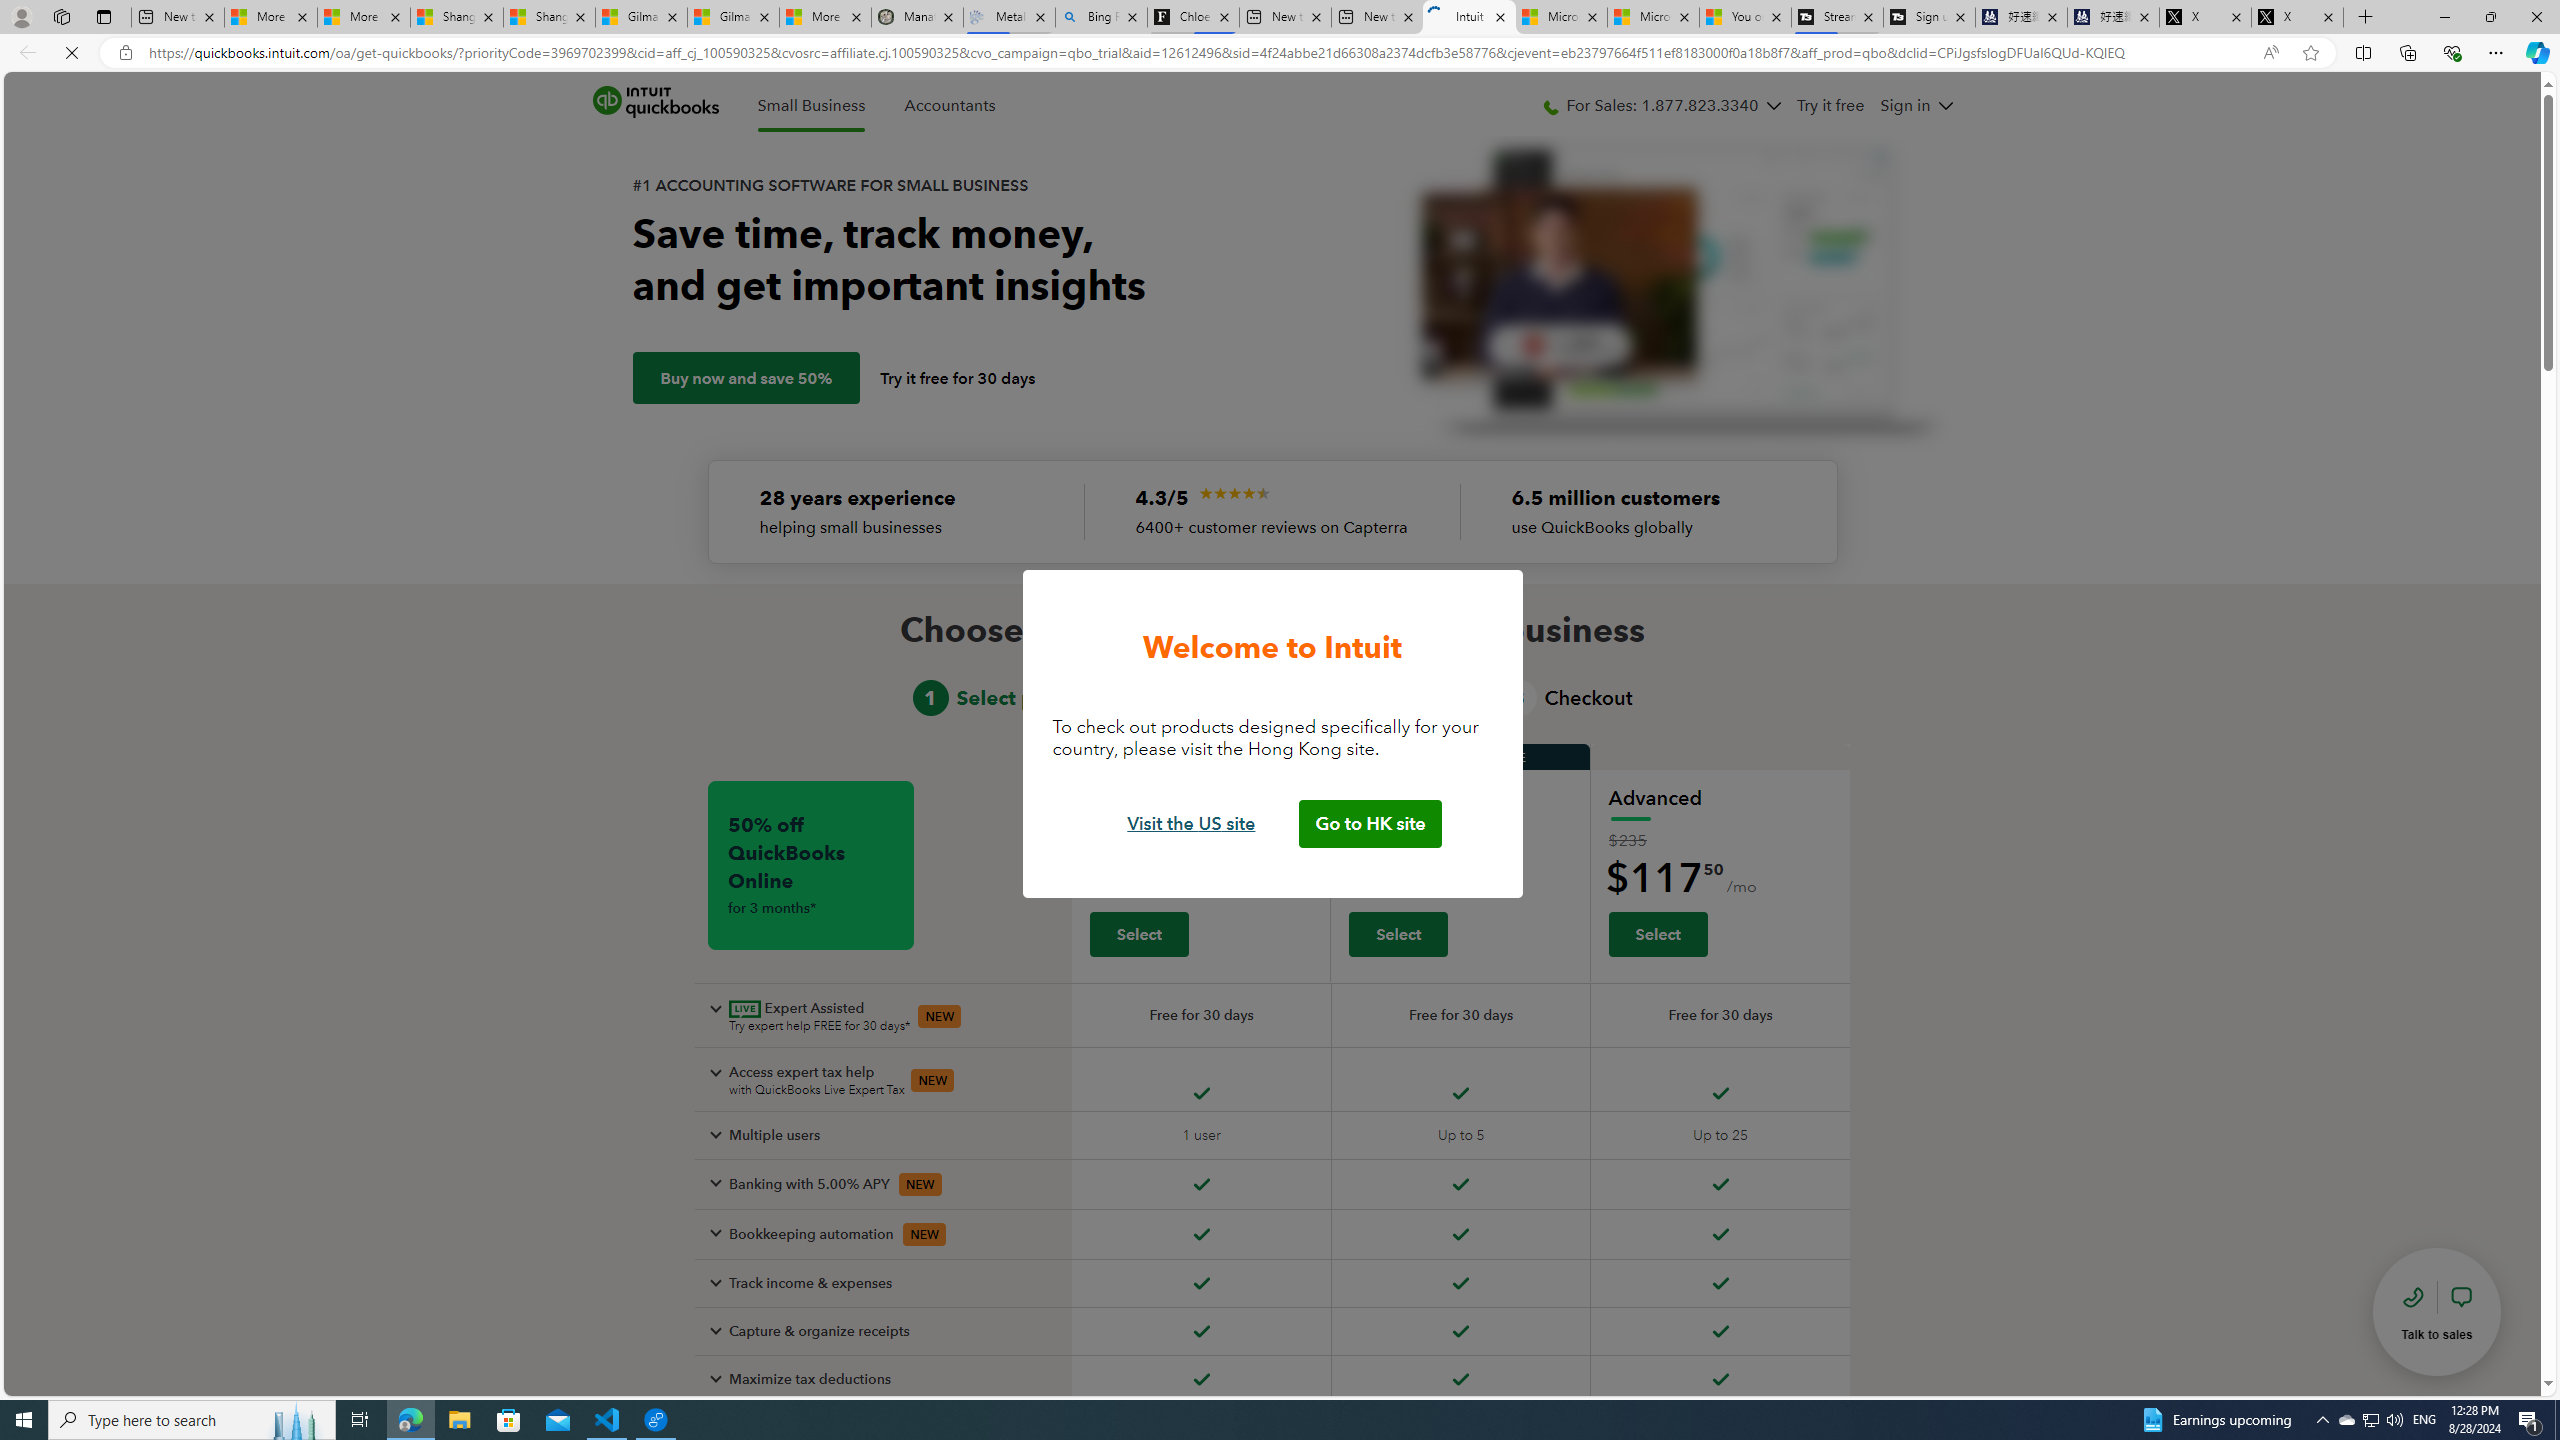 Image resolution: width=2560 pixels, height=1440 pixels. What do you see at coordinates (811, 106) in the screenshot?
I see `'Small Business'` at bounding box center [811, 106].